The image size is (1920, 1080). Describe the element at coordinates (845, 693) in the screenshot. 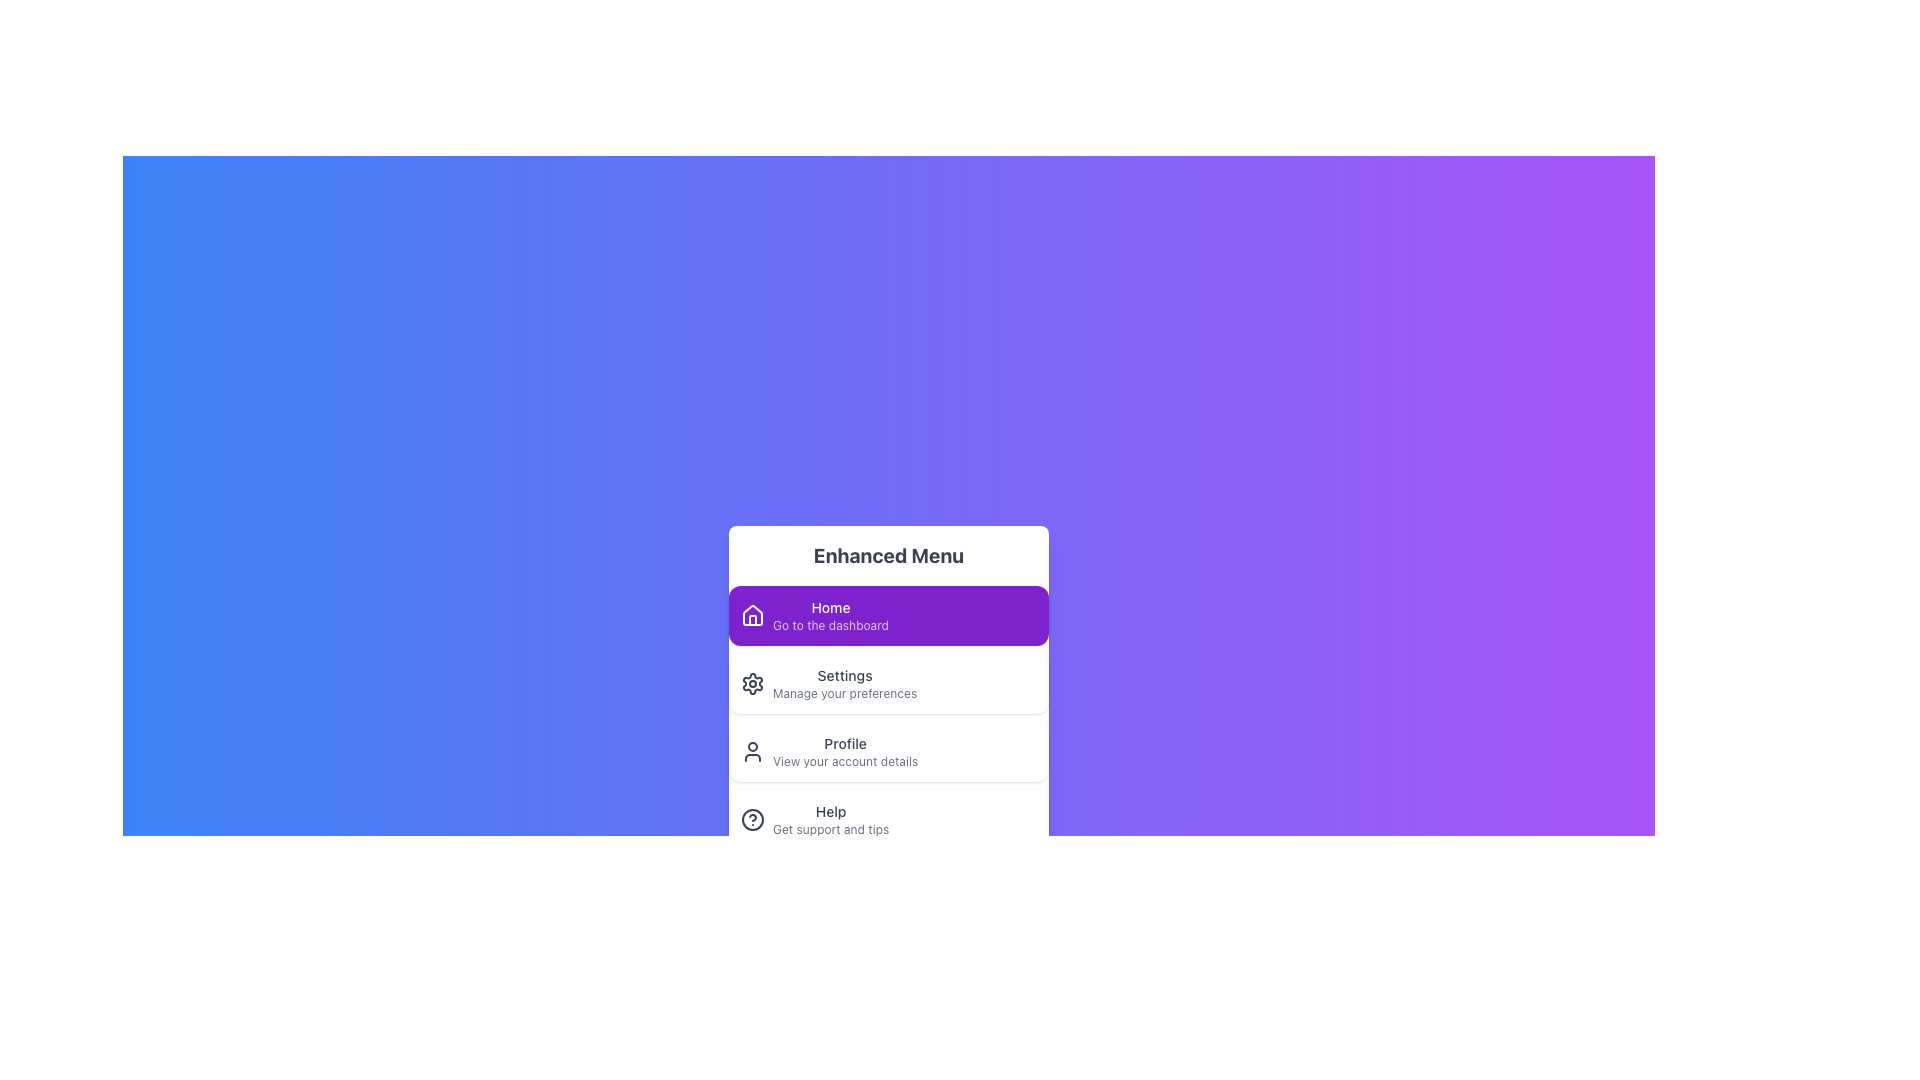

I see `the descriptive text label that provides additional context for the 'Settings' option in the vertical list menu` at that location.